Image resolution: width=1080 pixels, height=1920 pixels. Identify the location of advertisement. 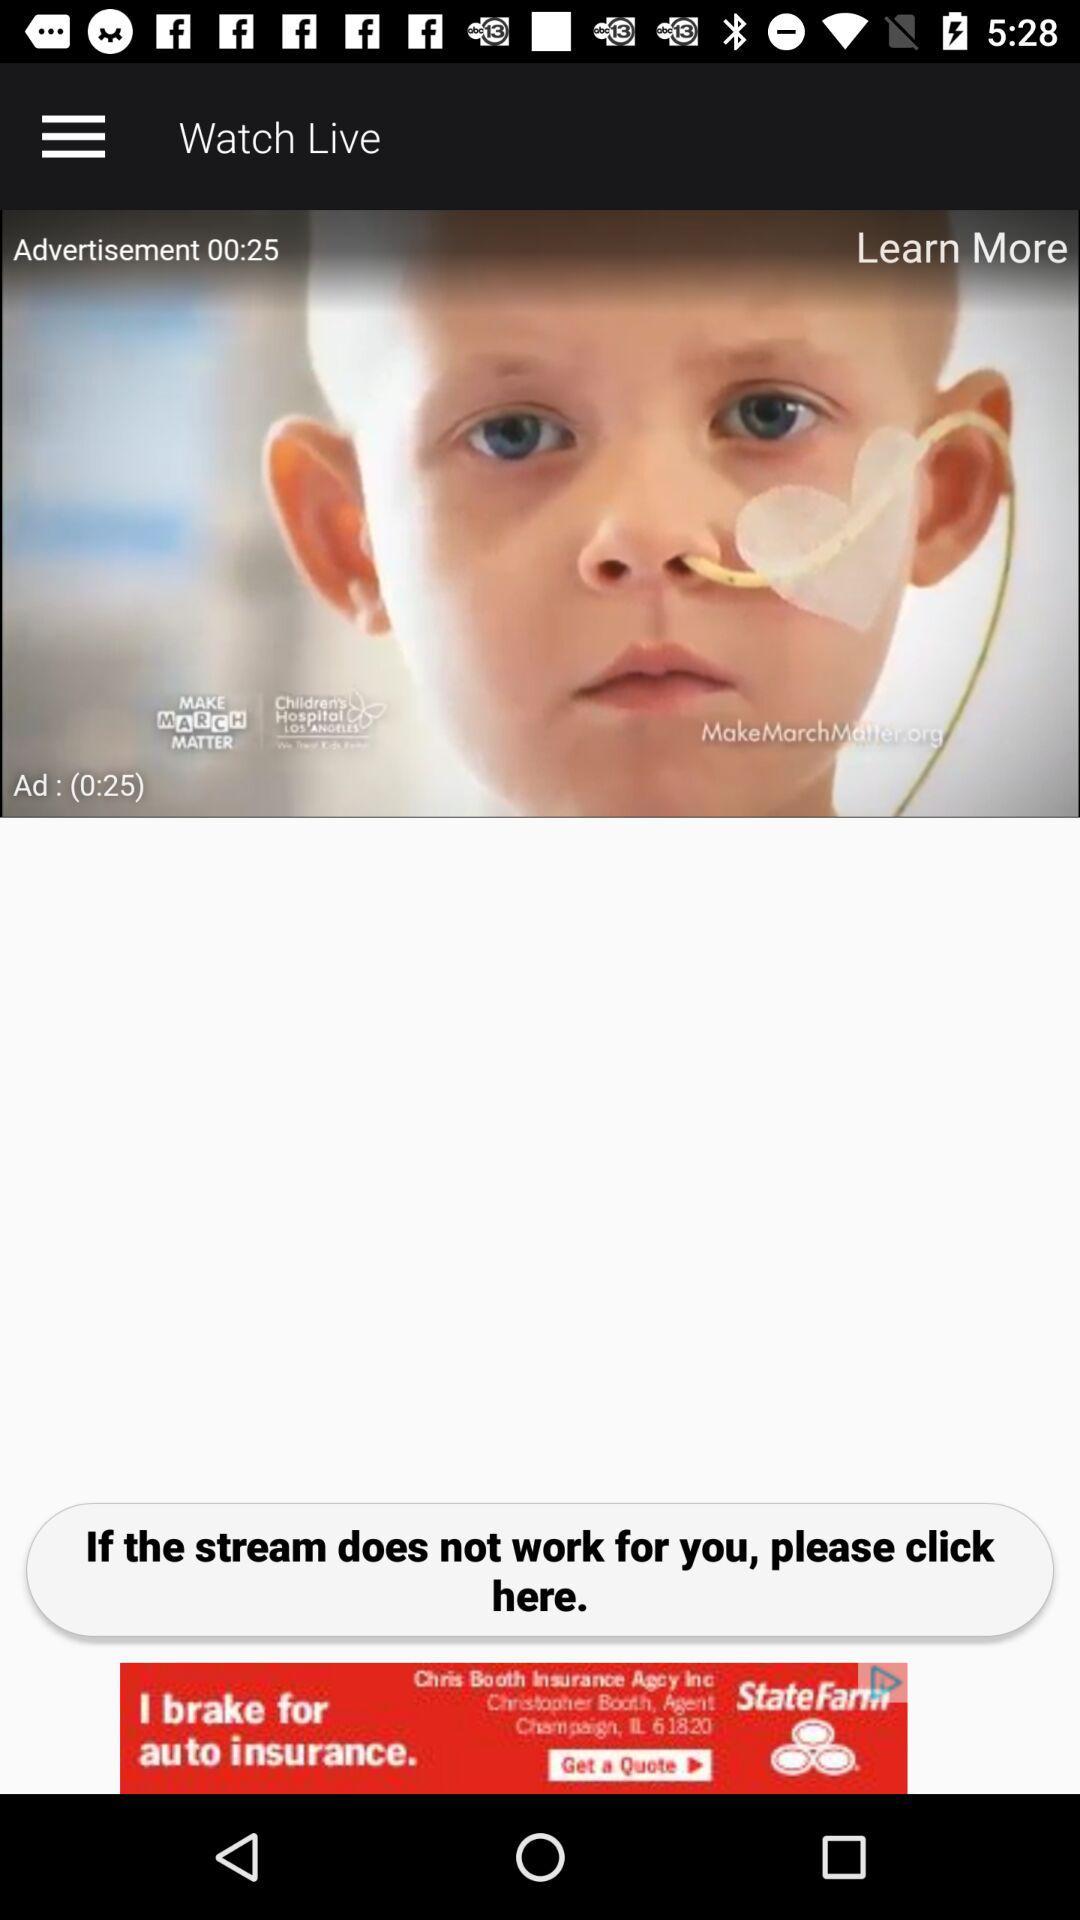
(540, 1727).